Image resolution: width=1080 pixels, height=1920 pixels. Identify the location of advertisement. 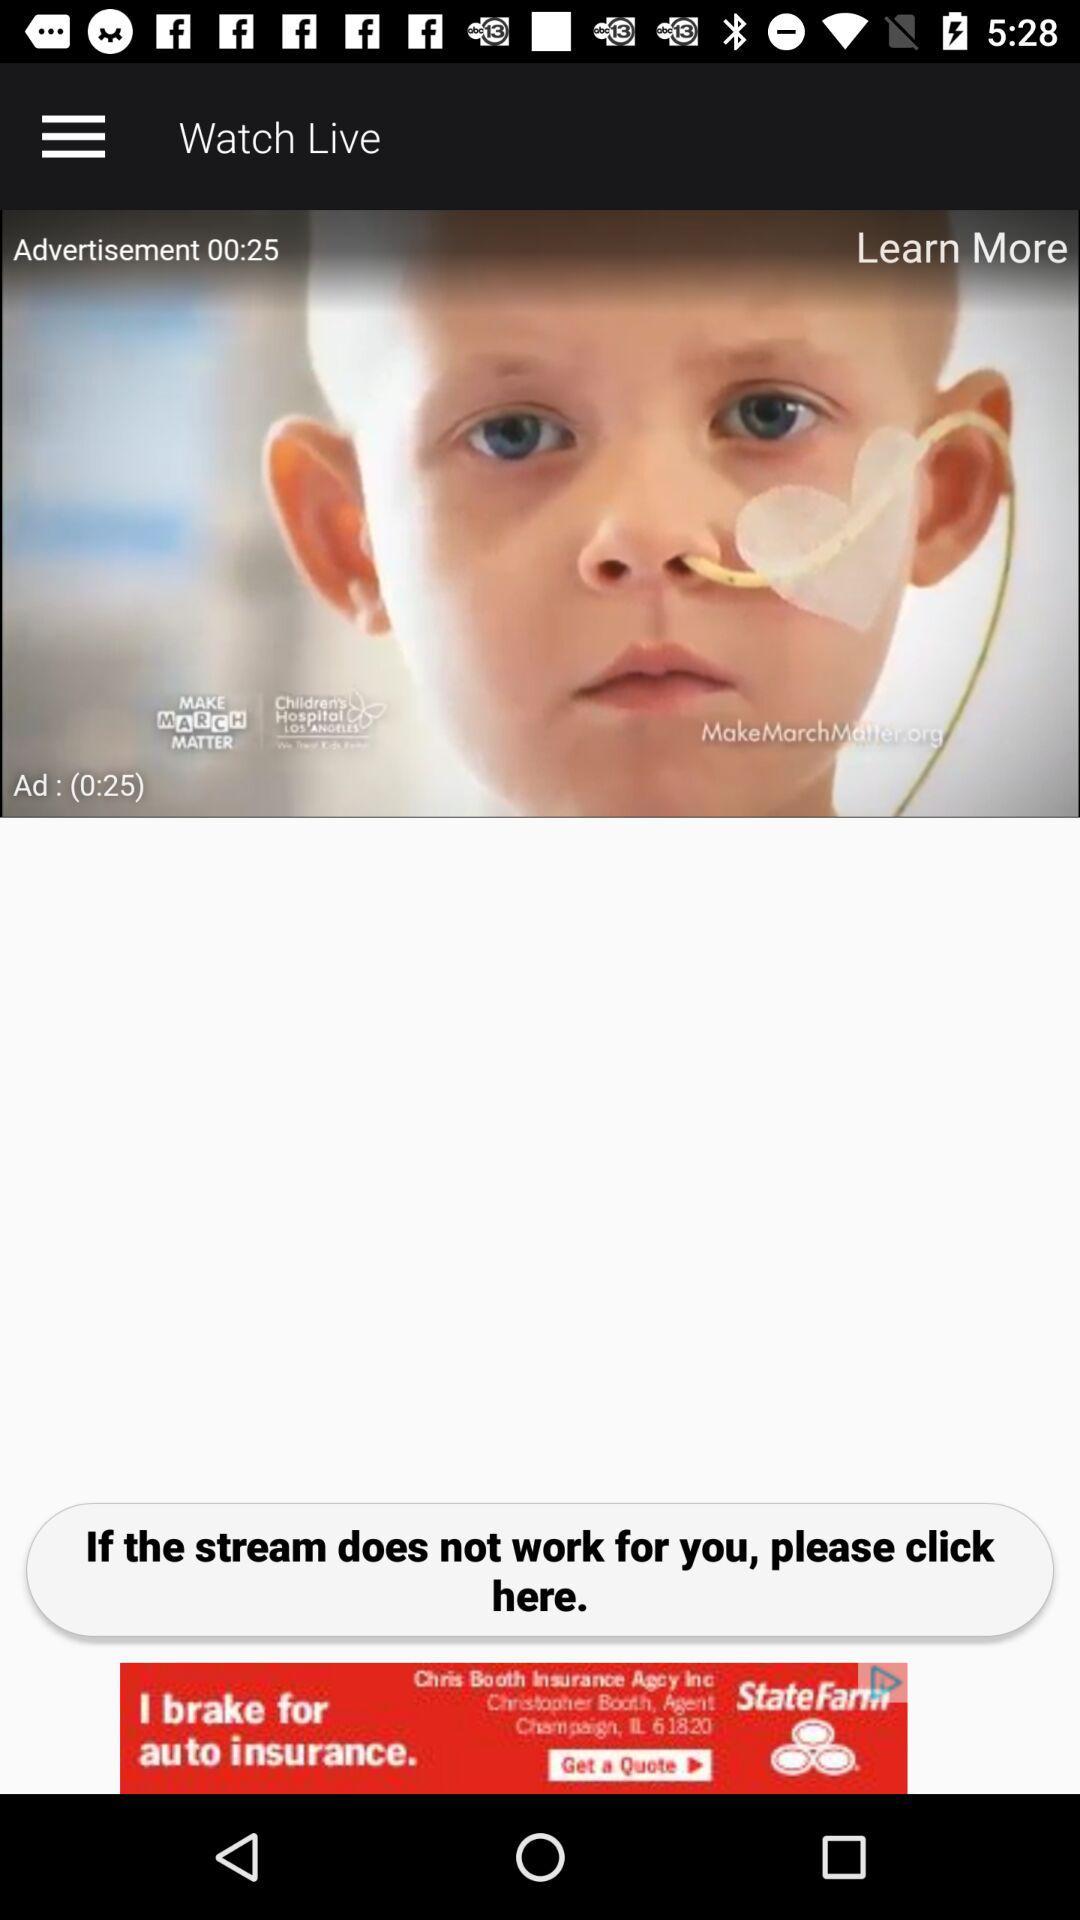
(540, 1727).